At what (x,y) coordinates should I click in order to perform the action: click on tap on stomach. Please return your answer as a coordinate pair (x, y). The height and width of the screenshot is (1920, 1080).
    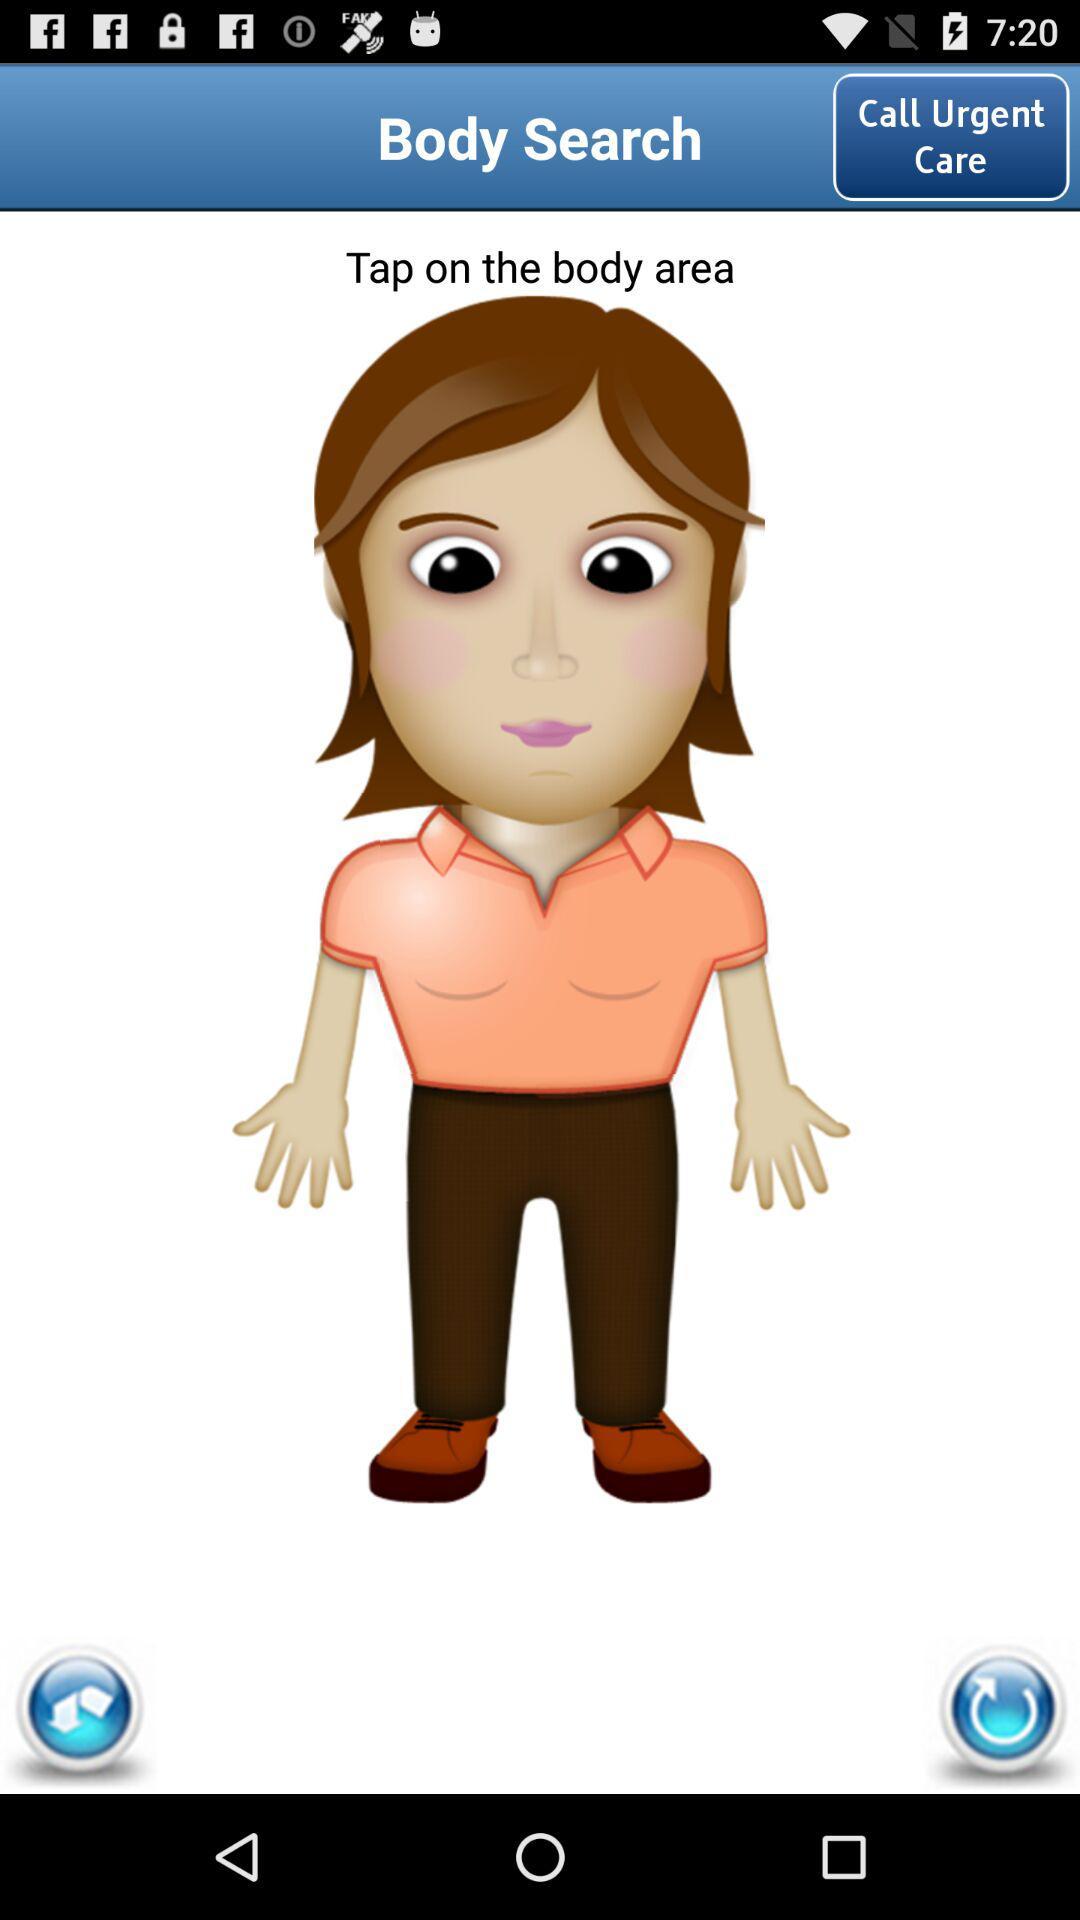
    Looking at the image, I should click on (538, 1033).